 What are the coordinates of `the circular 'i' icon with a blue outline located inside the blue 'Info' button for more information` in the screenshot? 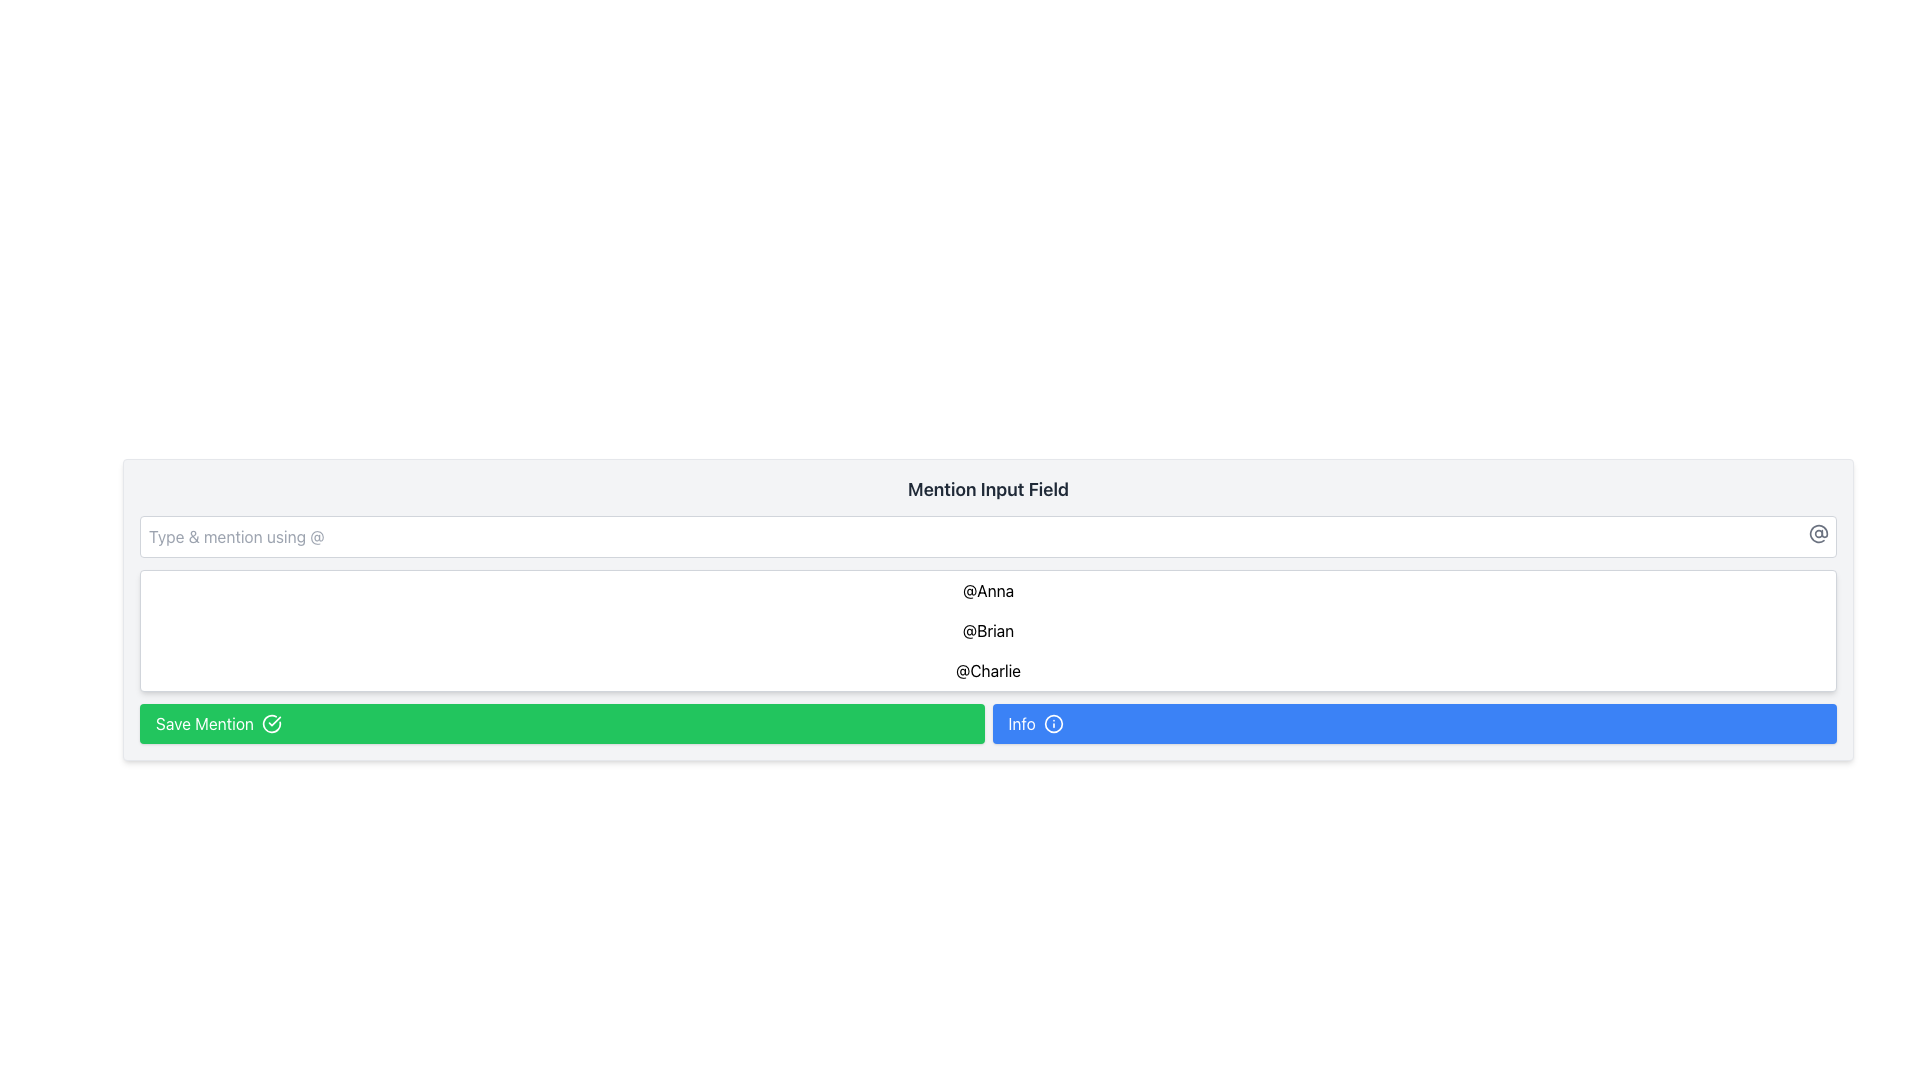 It's located at (1052, 724).